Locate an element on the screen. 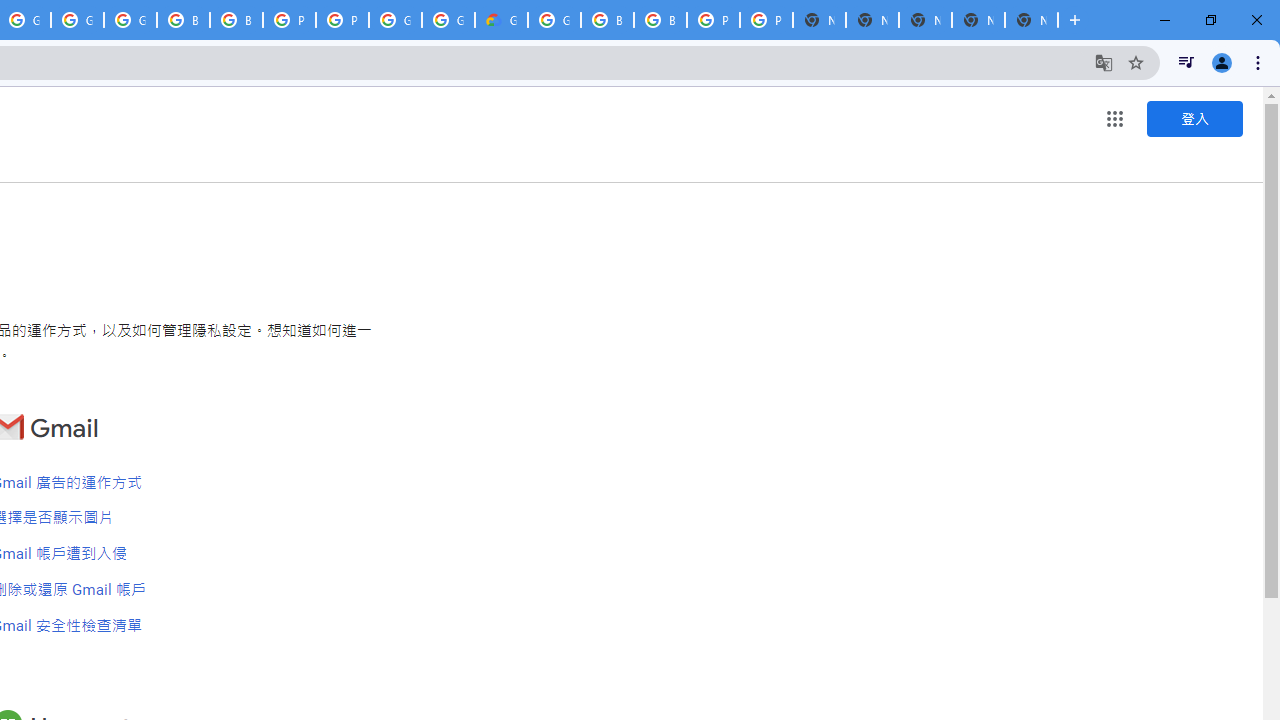  'Browse Chrome as a guest - Computer - Google Chrome Help' is located at coordinates (236, 20).